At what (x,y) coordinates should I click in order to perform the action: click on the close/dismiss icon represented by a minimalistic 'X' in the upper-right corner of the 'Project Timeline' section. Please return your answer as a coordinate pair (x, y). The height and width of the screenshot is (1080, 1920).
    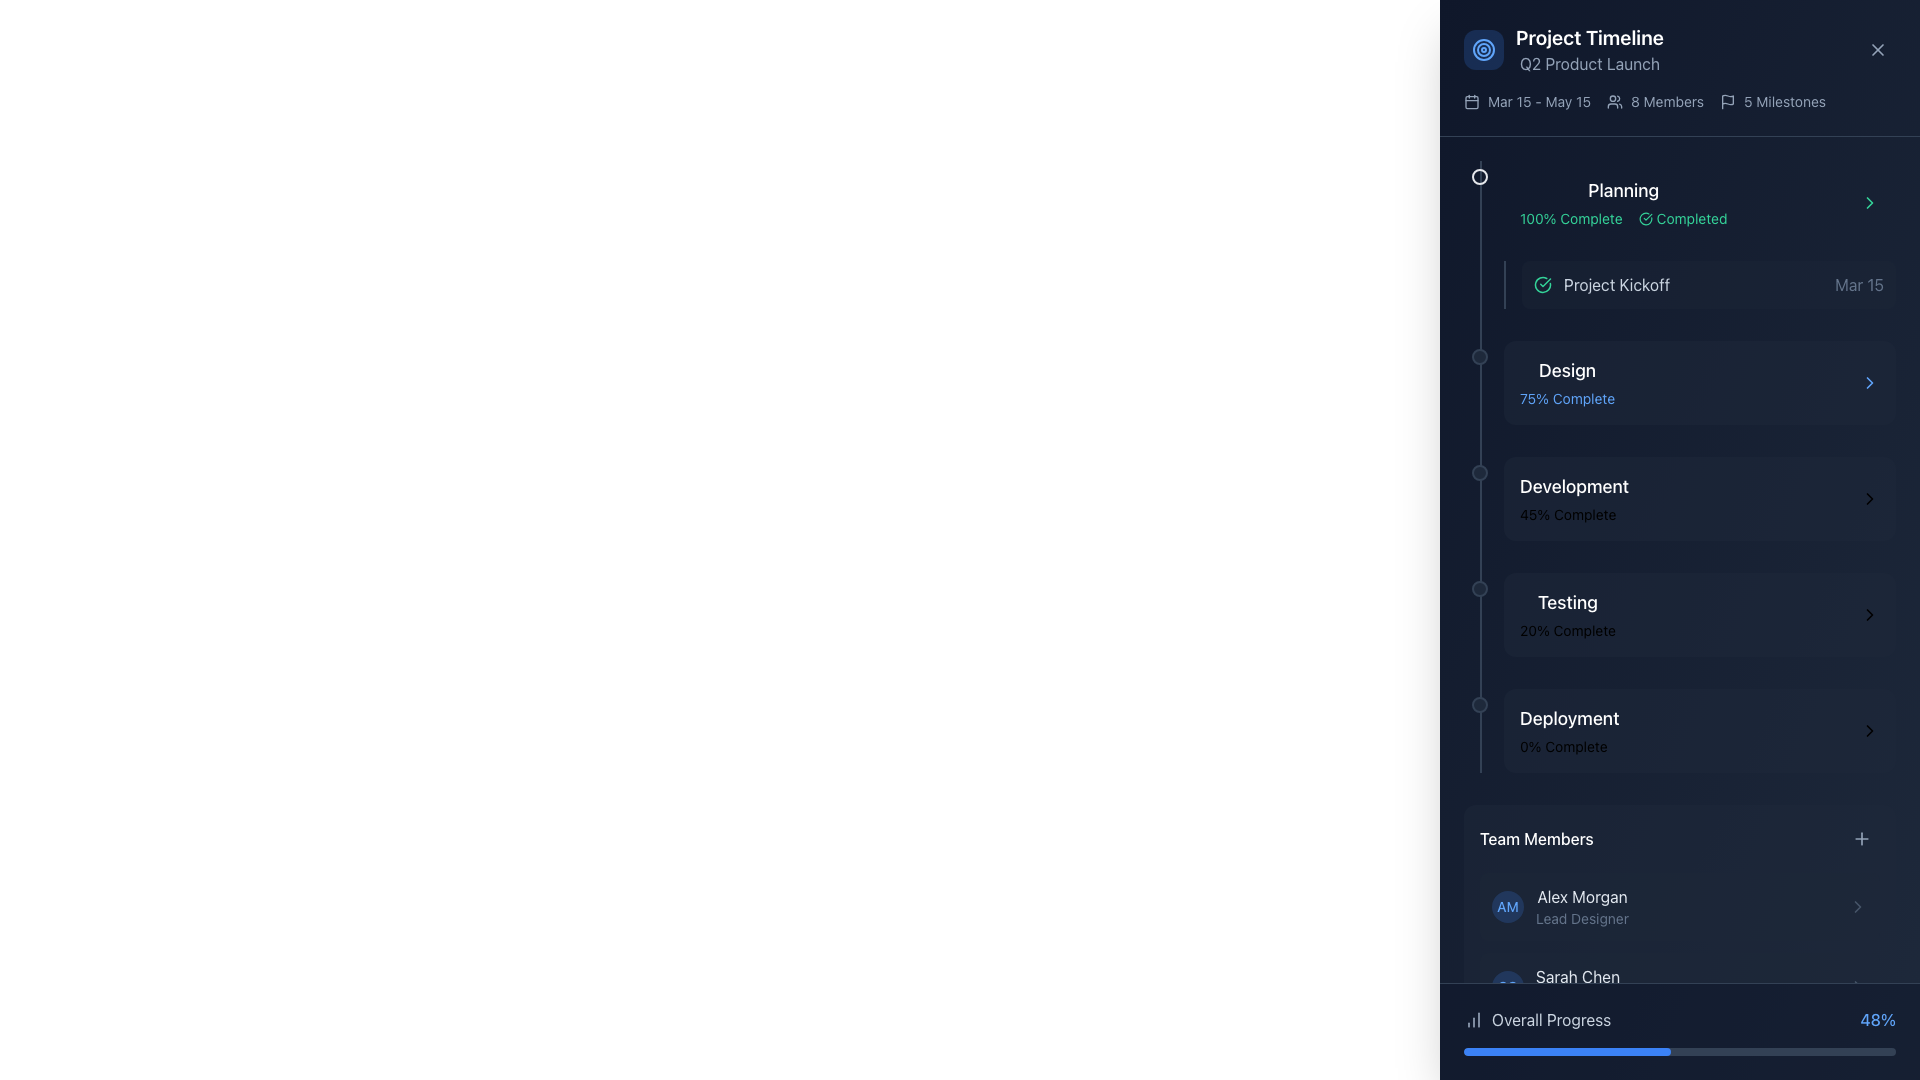
    Looking at the image, I should click on (1876, 49).